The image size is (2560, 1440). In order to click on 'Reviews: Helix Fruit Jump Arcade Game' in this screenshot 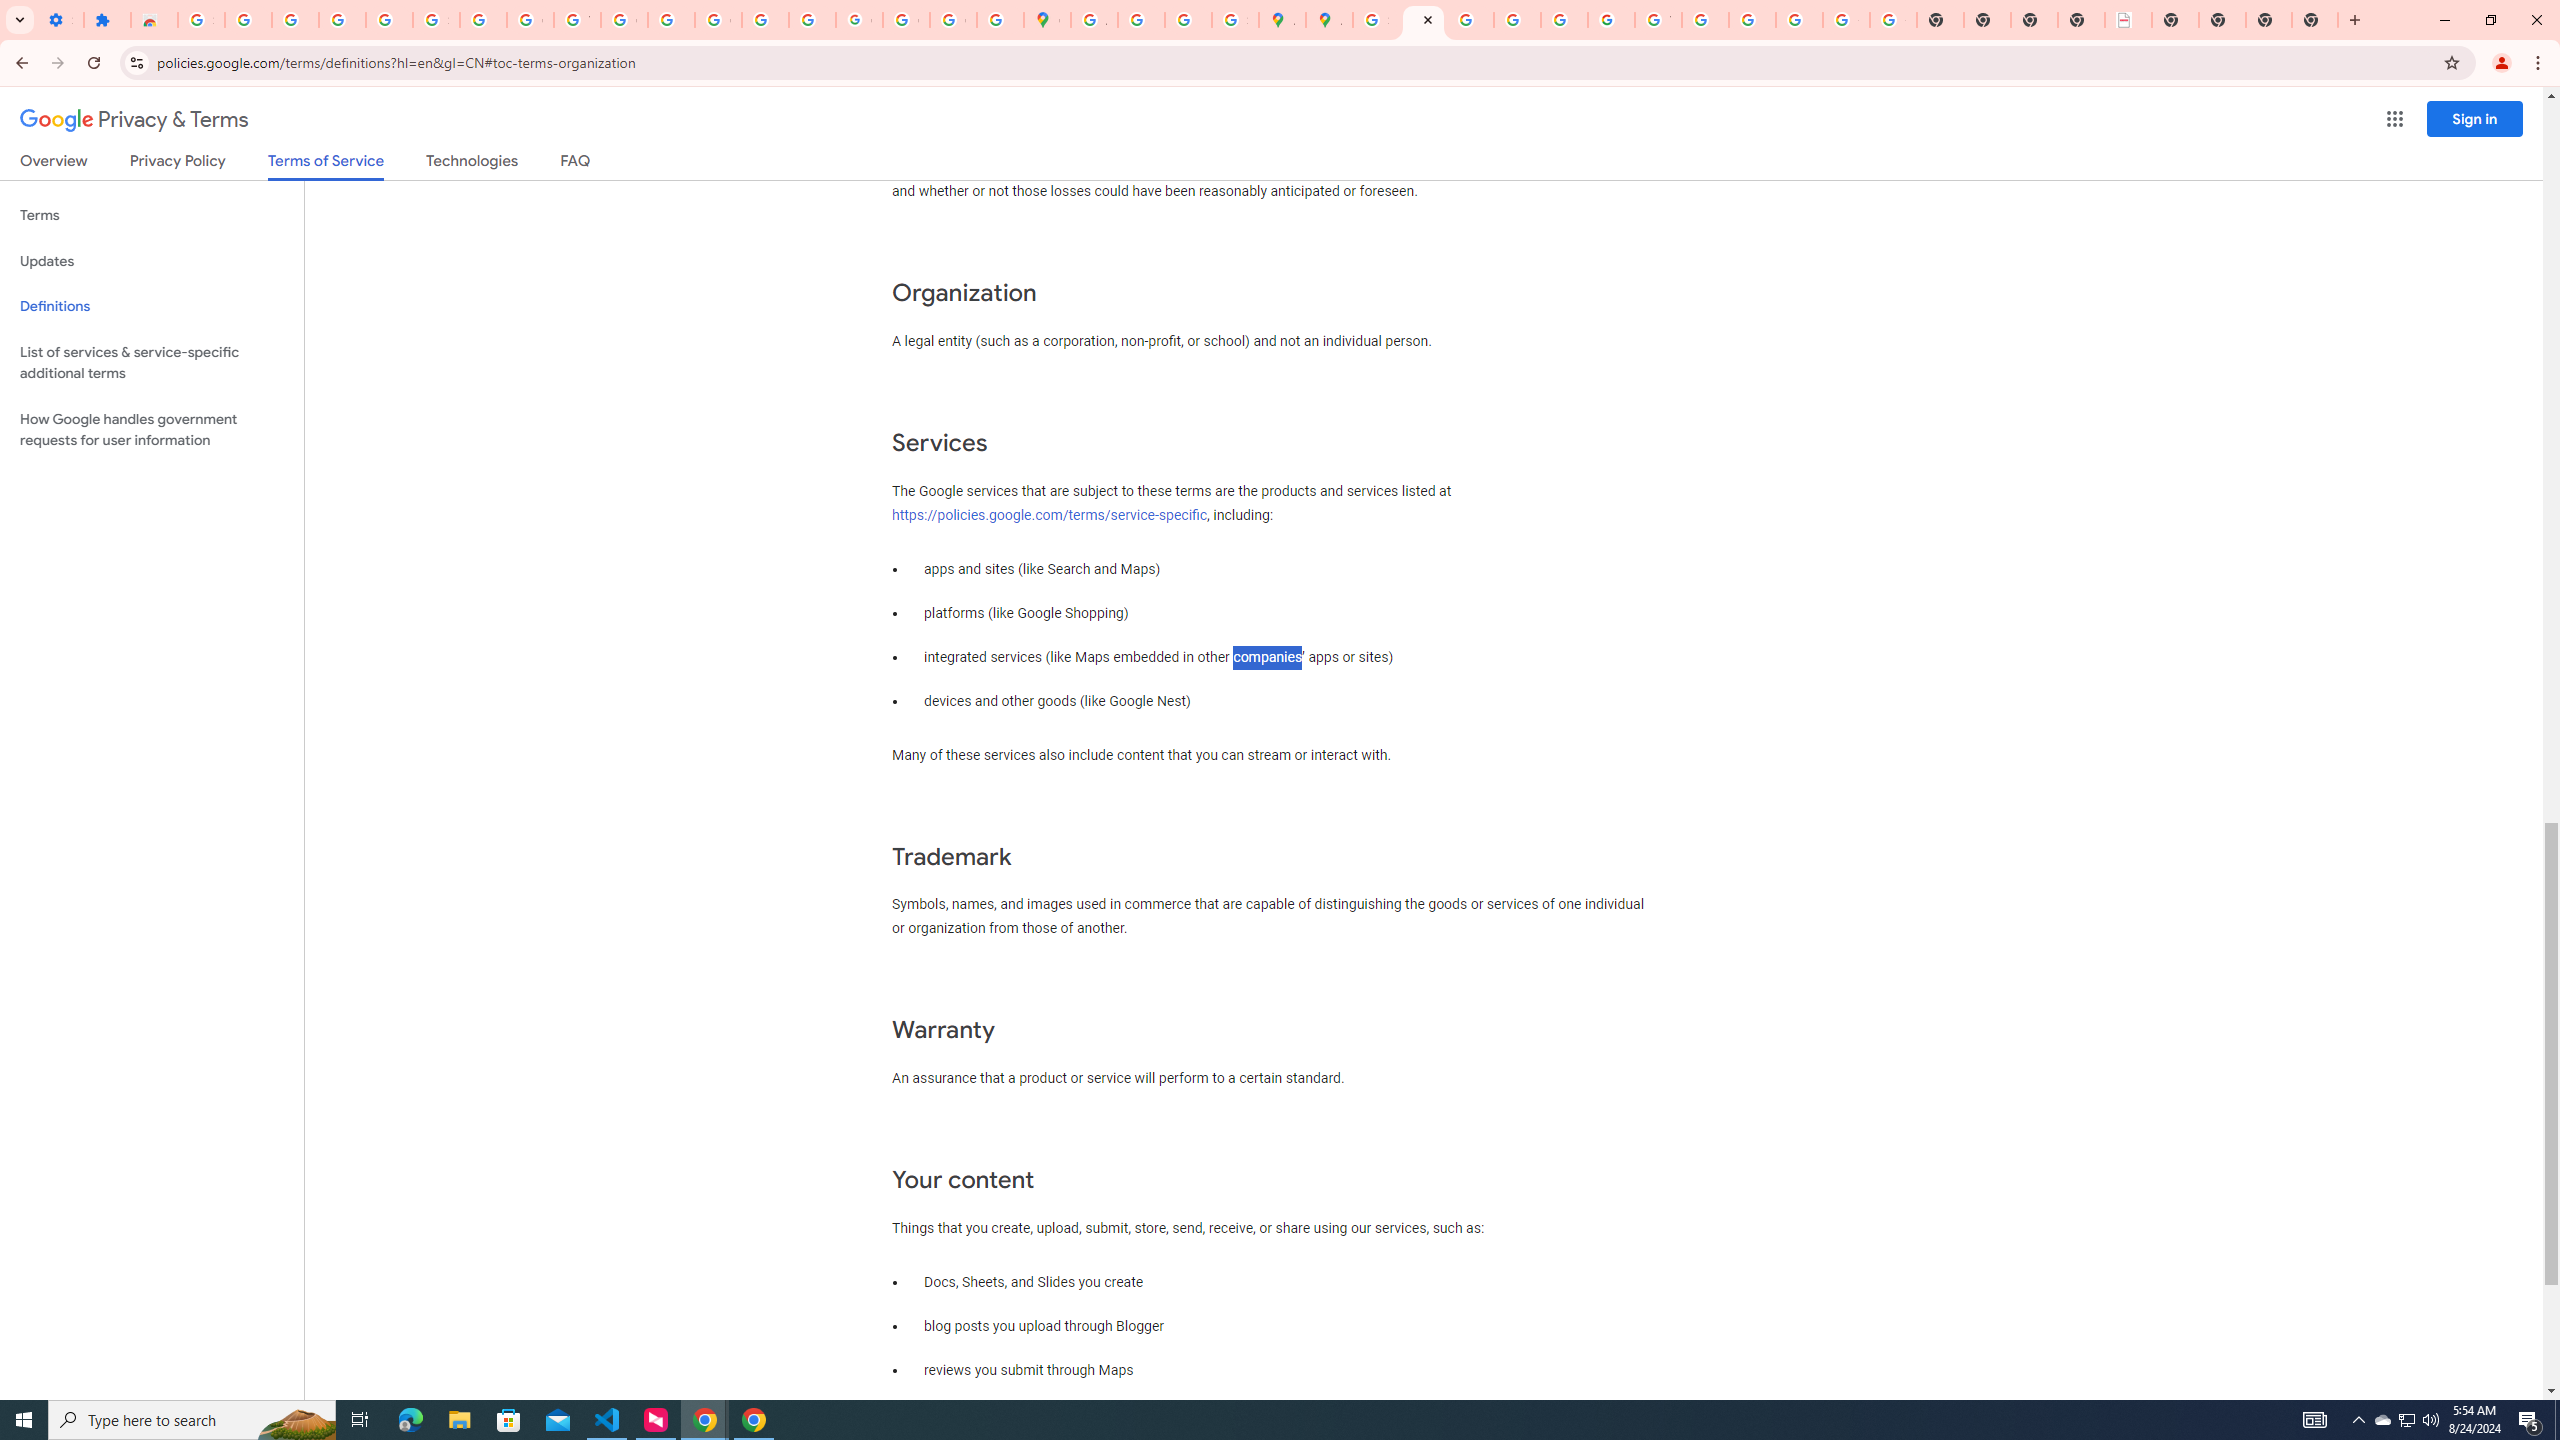, I will do `click(154, 19)`.